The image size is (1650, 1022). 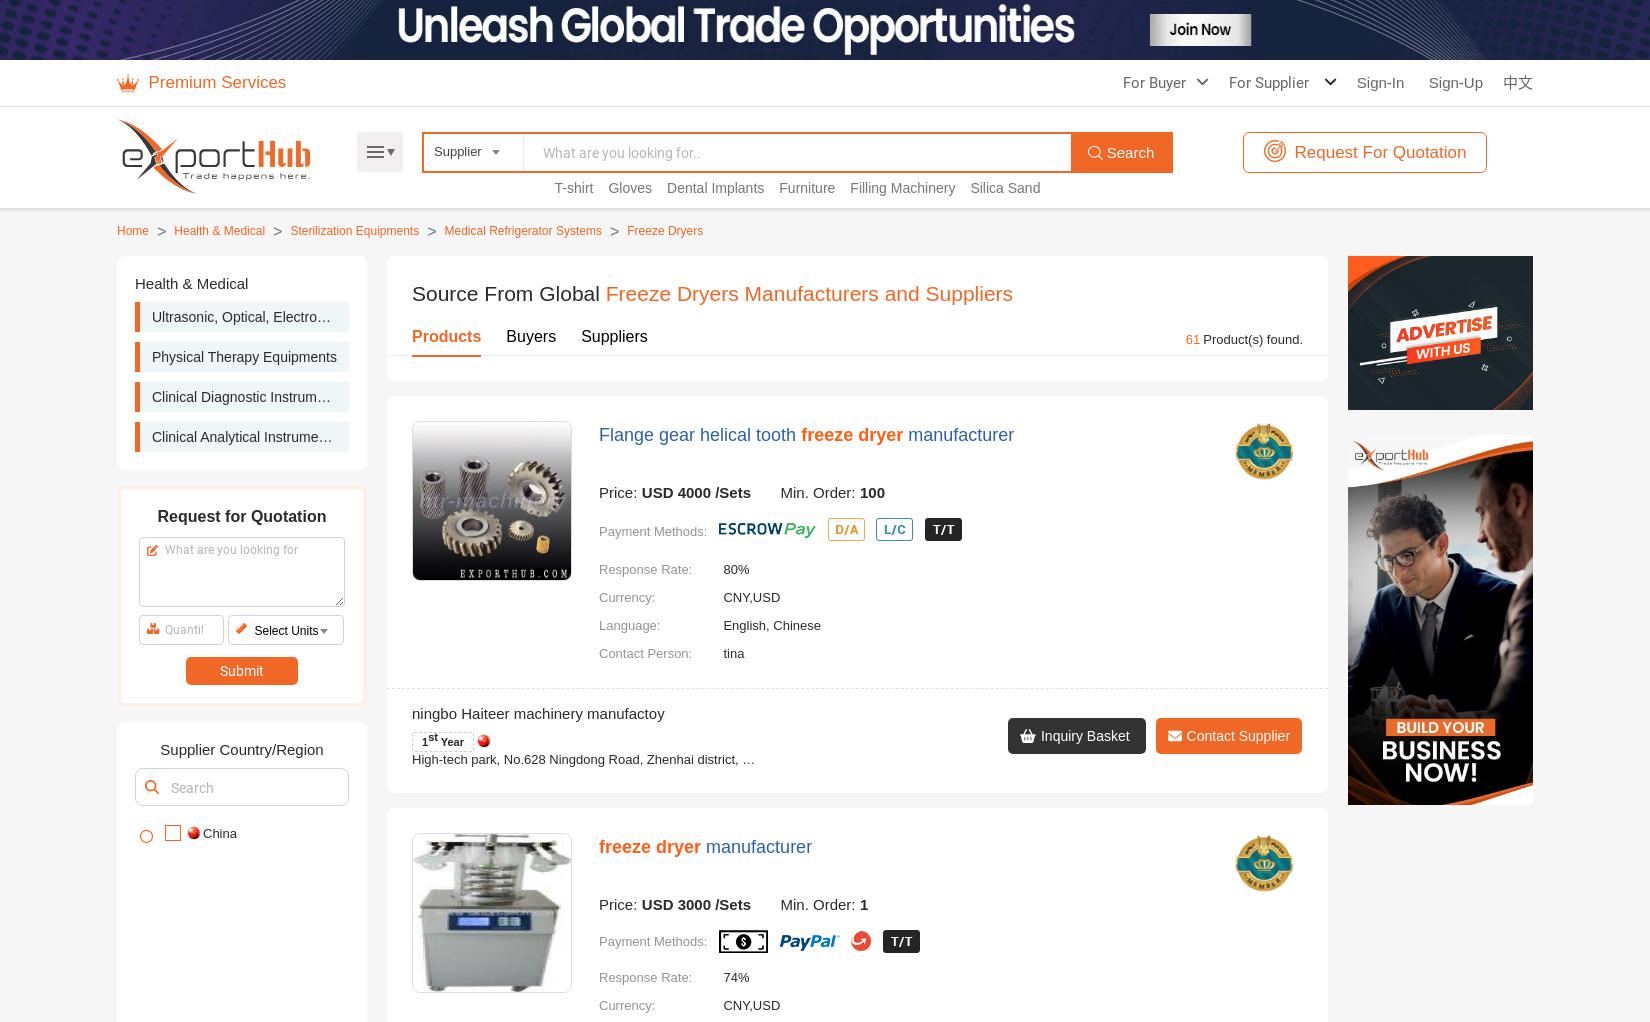 I want to click on '93%', so click(x=735, y=435).